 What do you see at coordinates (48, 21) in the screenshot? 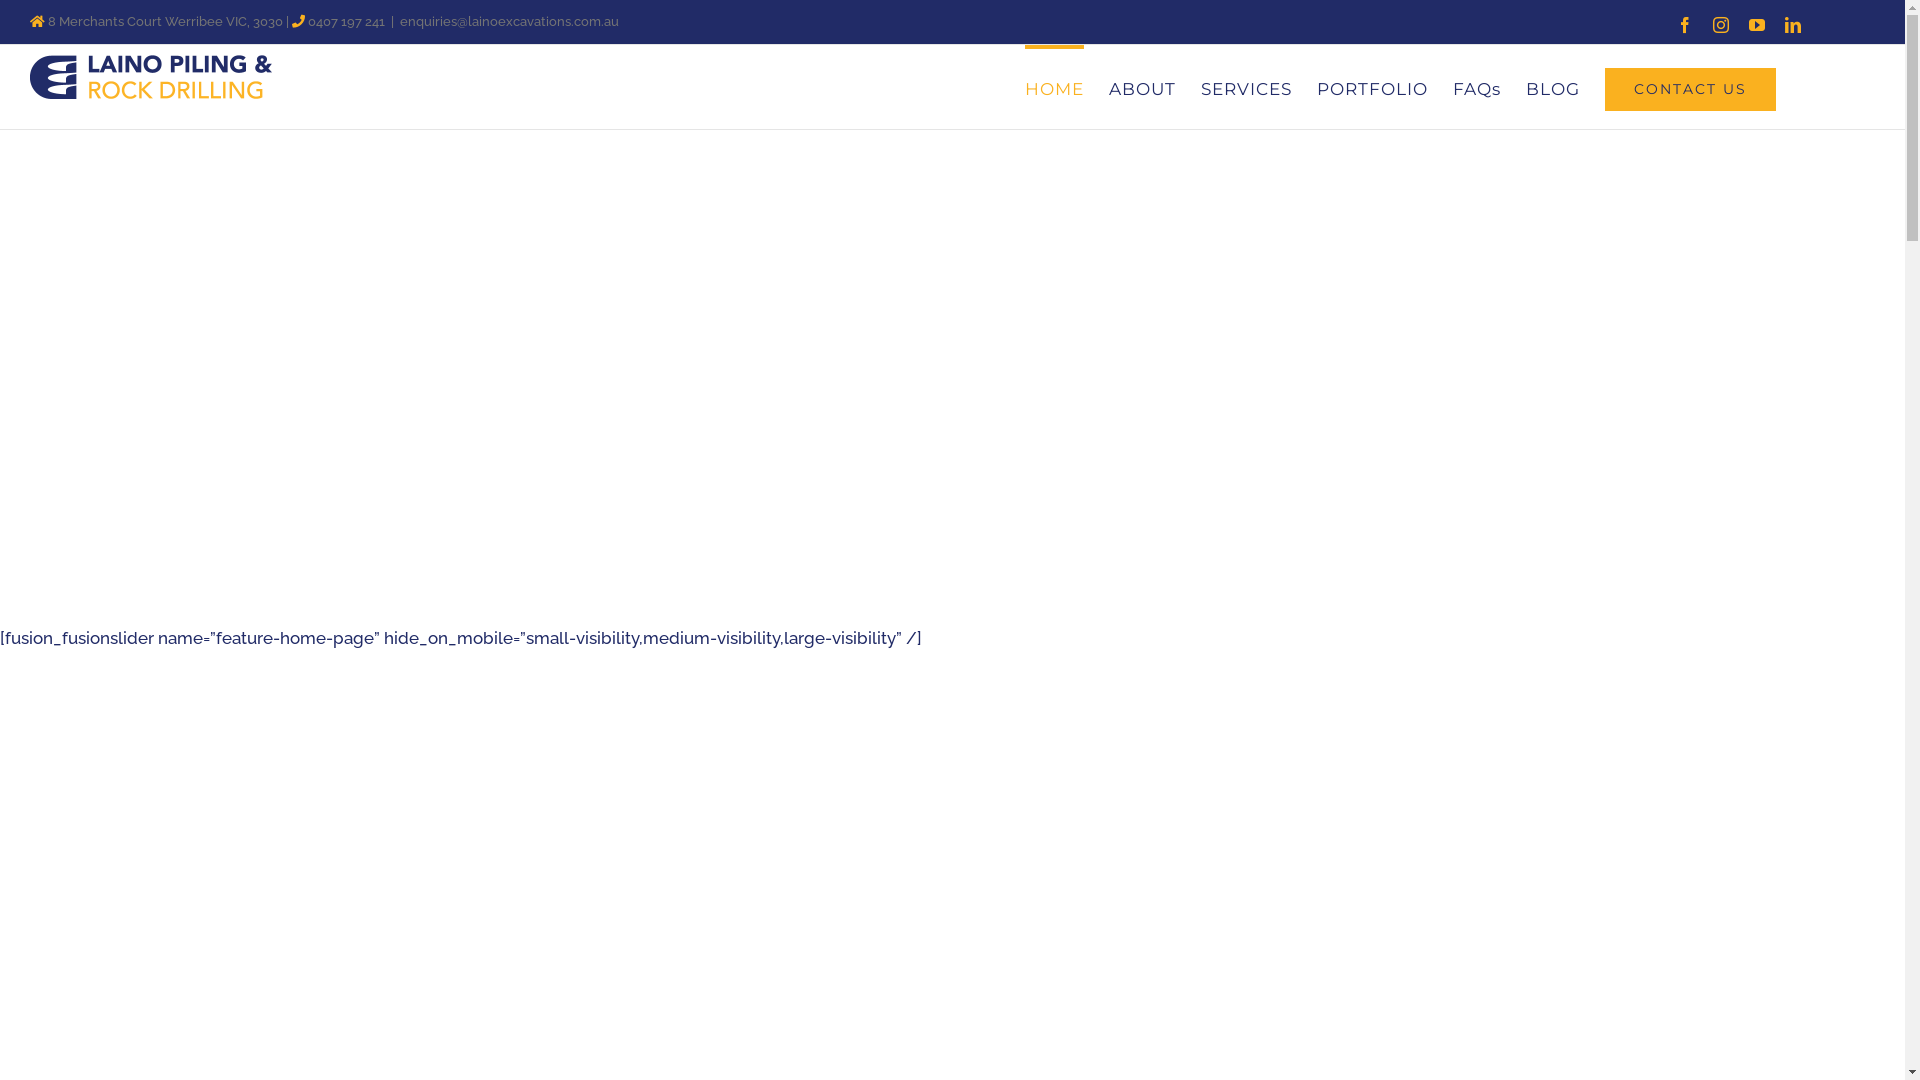
I see `'8 Merchants Court Werribee VIC, 3030'` at bounding box center [48, 21].